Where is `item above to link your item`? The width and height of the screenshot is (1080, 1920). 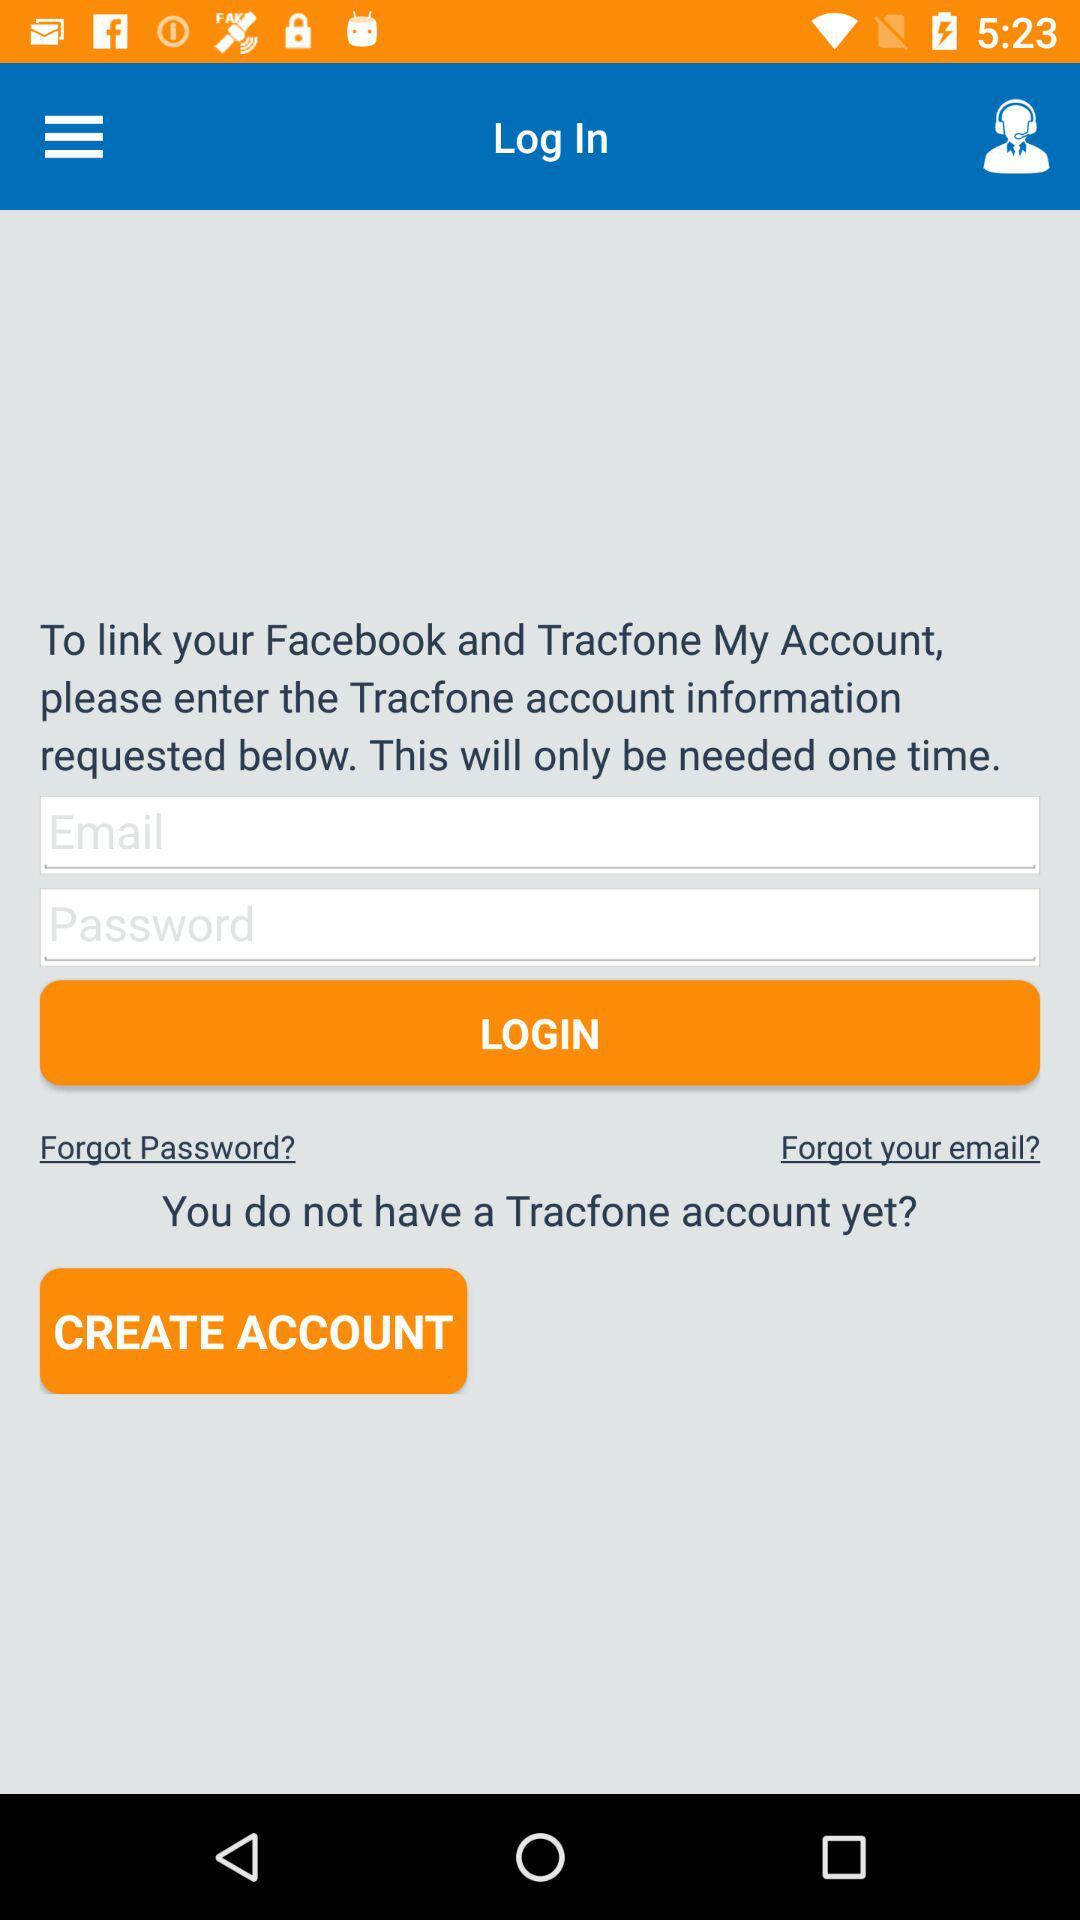
item above to link your item is located at coordinates (72, 135).